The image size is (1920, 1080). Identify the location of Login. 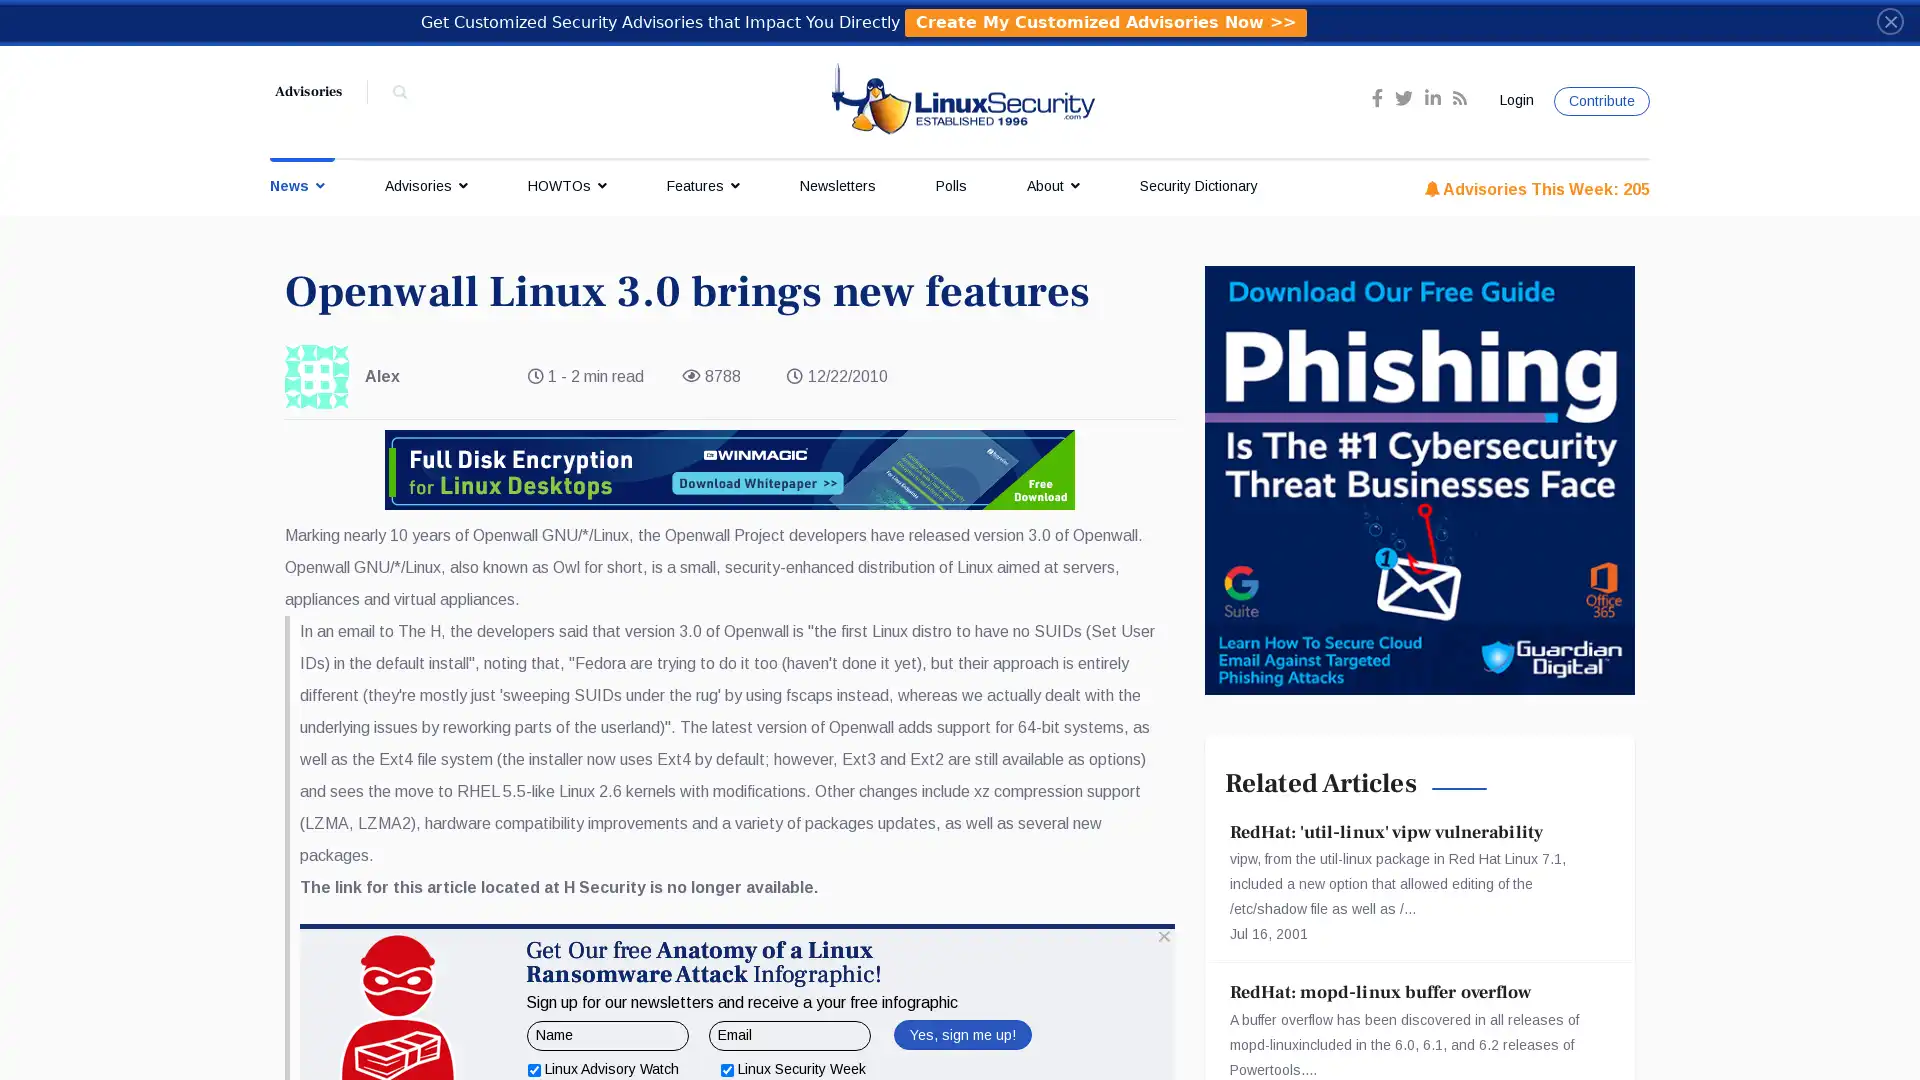
(1513, 100).